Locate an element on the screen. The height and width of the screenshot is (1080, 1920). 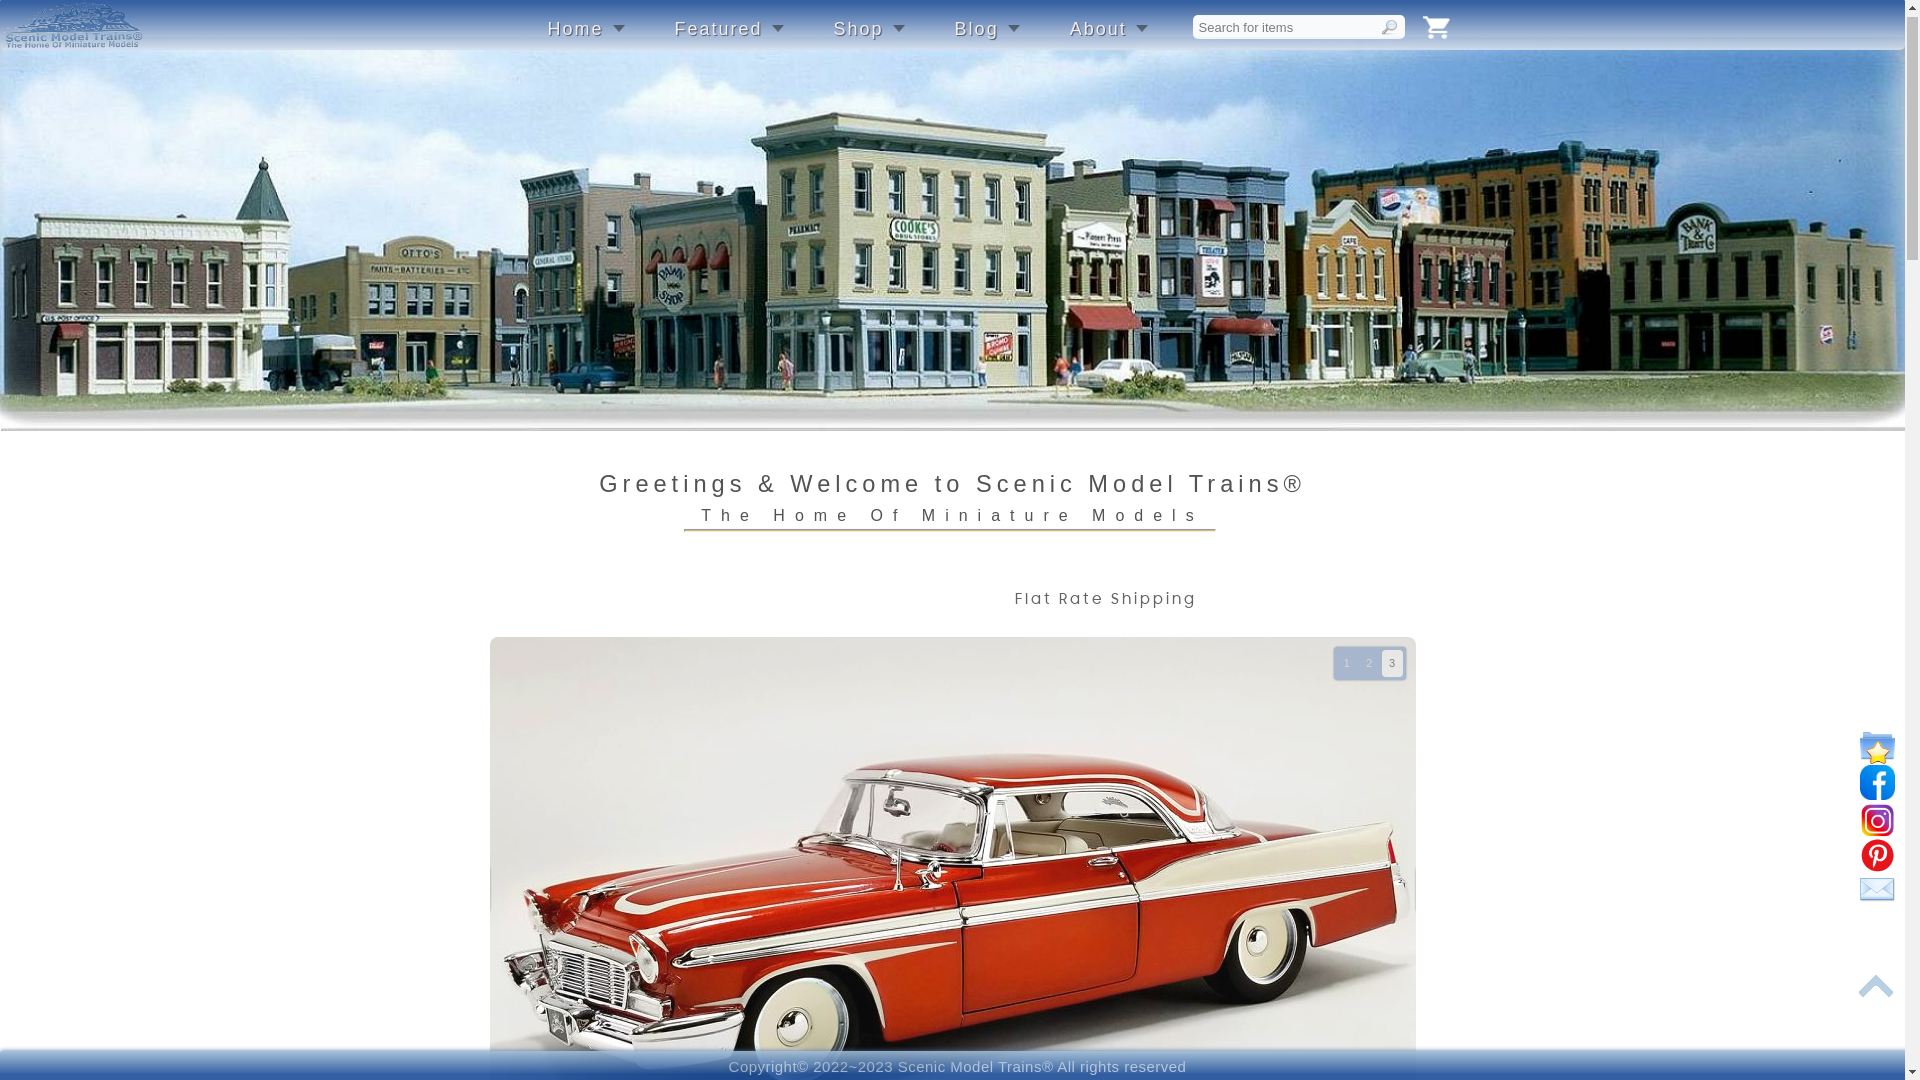
'Visit us on Instagam' is located at coordinates (1876, 830).